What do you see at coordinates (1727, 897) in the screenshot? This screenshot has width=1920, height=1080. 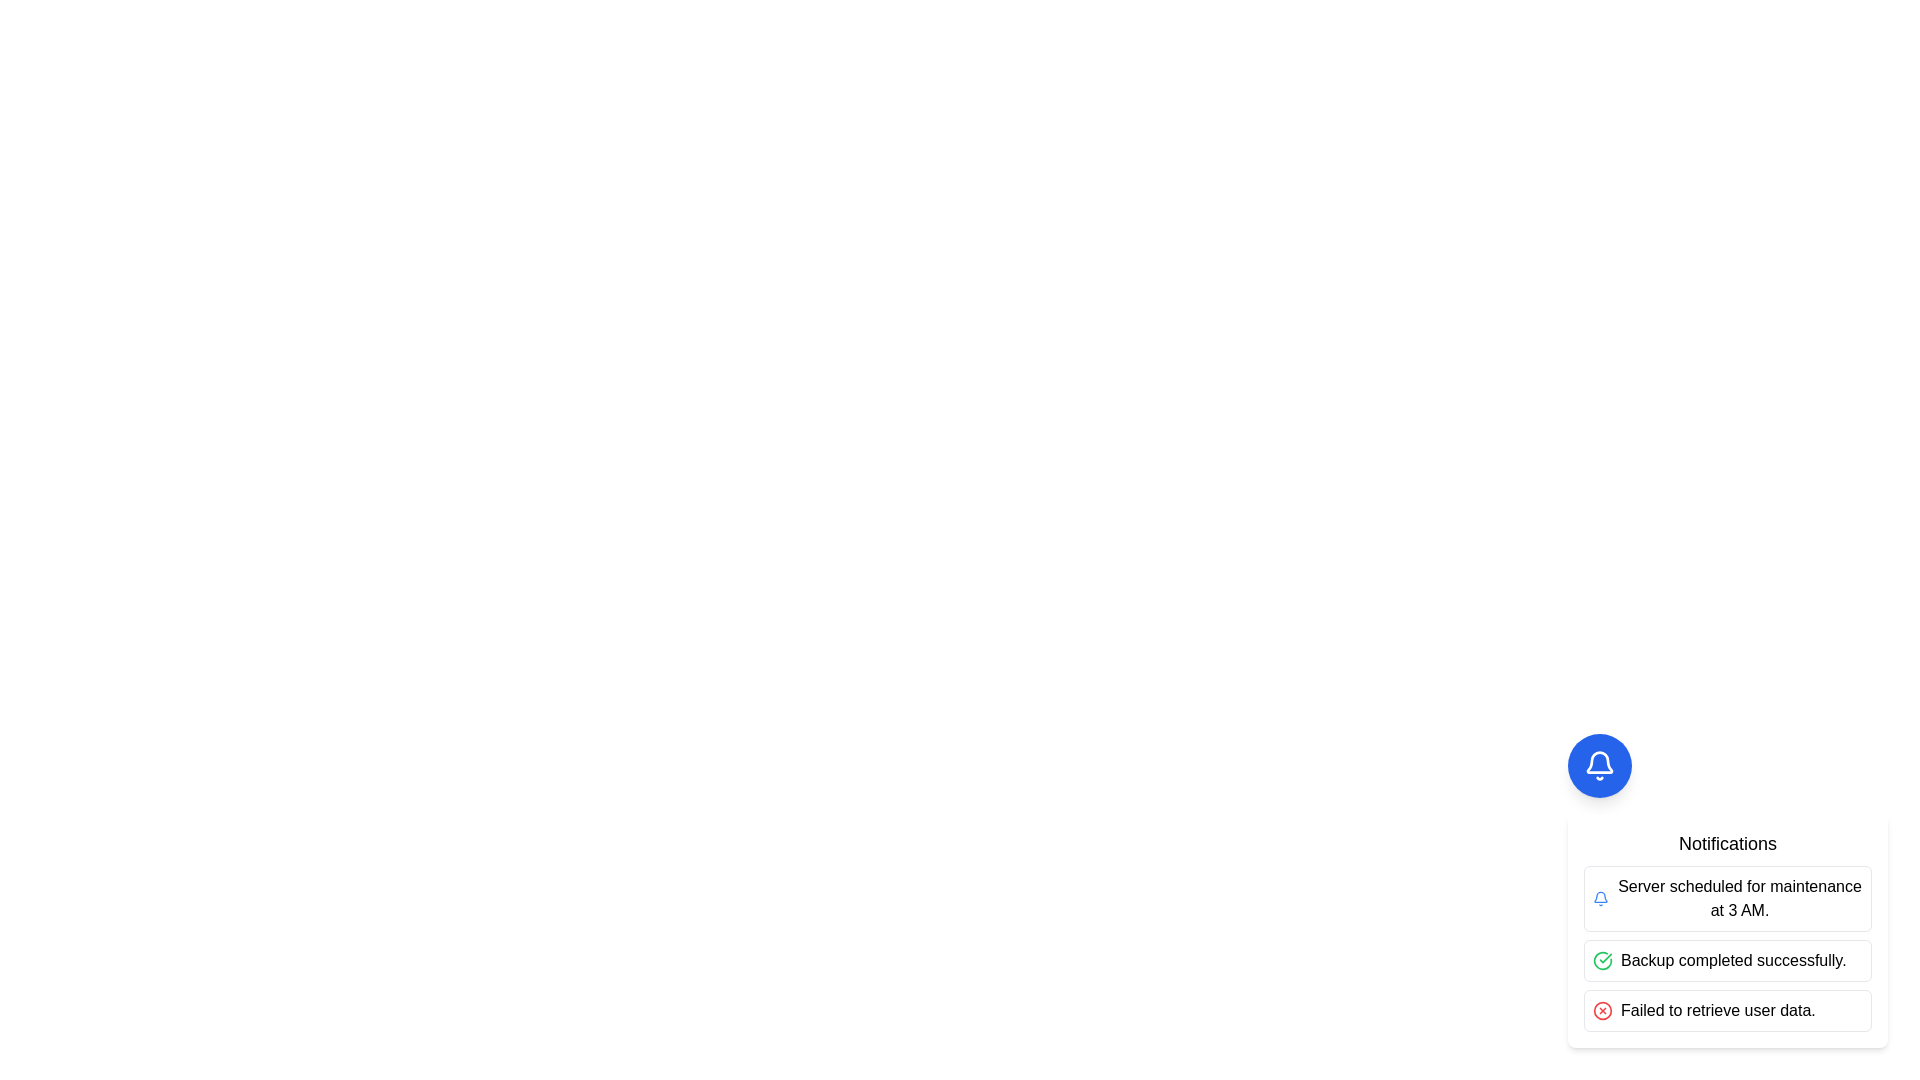 I see `text of the first notification card, which contains the message 'Server scheduled for maintenance at 3 AM.'` at bounding box center [1727, 897].